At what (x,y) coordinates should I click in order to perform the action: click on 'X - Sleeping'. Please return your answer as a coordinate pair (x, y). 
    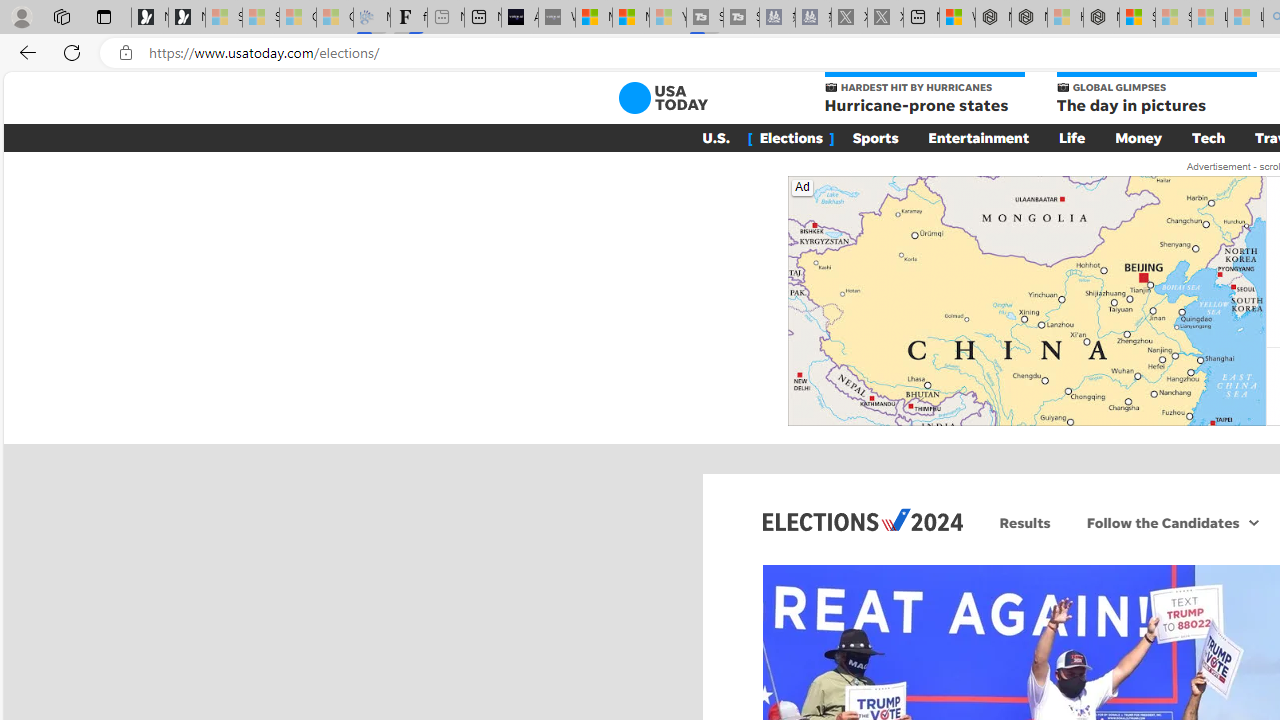
    Looking at the image, I should click on (884, 17).